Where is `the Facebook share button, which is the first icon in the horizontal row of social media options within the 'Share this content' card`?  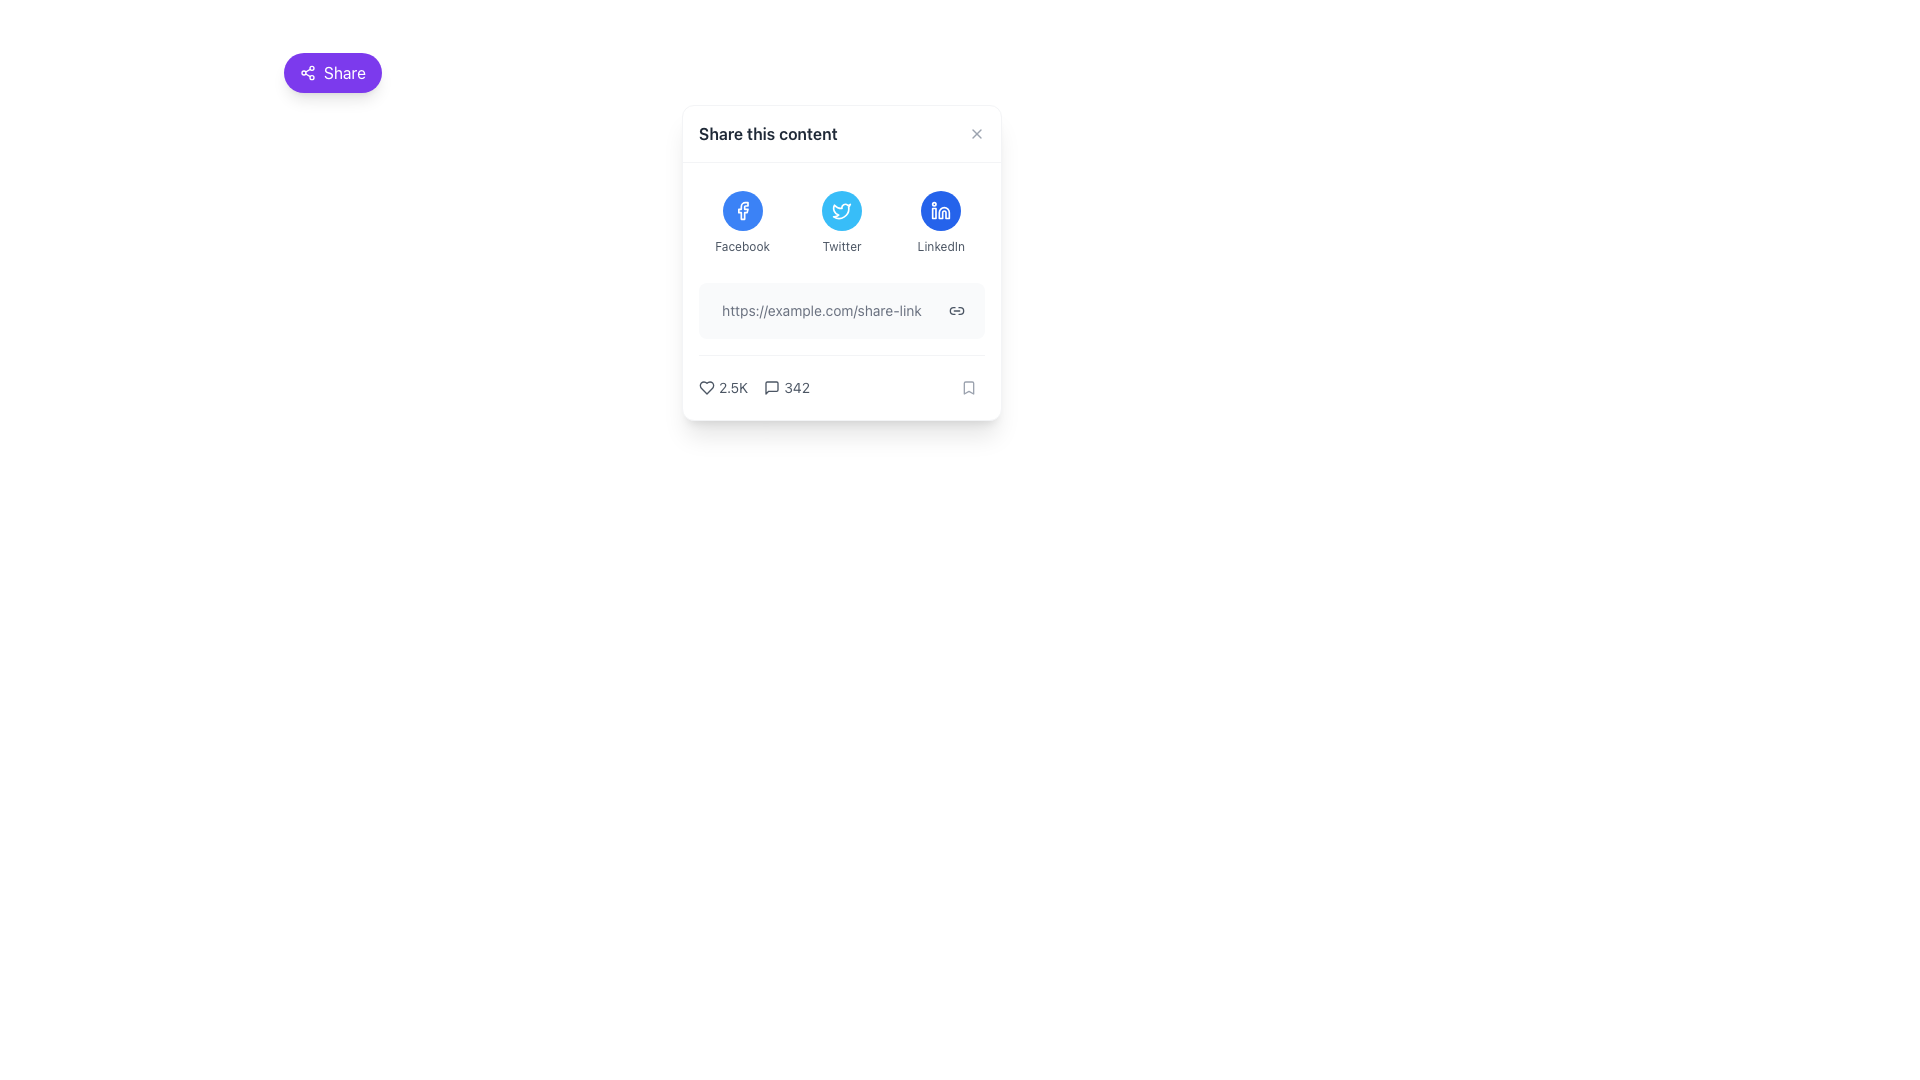 the Facebook share button, which is the first icon in the horizontal row of social media options within the 'Share this content' card is located at coordinates (741, 211).